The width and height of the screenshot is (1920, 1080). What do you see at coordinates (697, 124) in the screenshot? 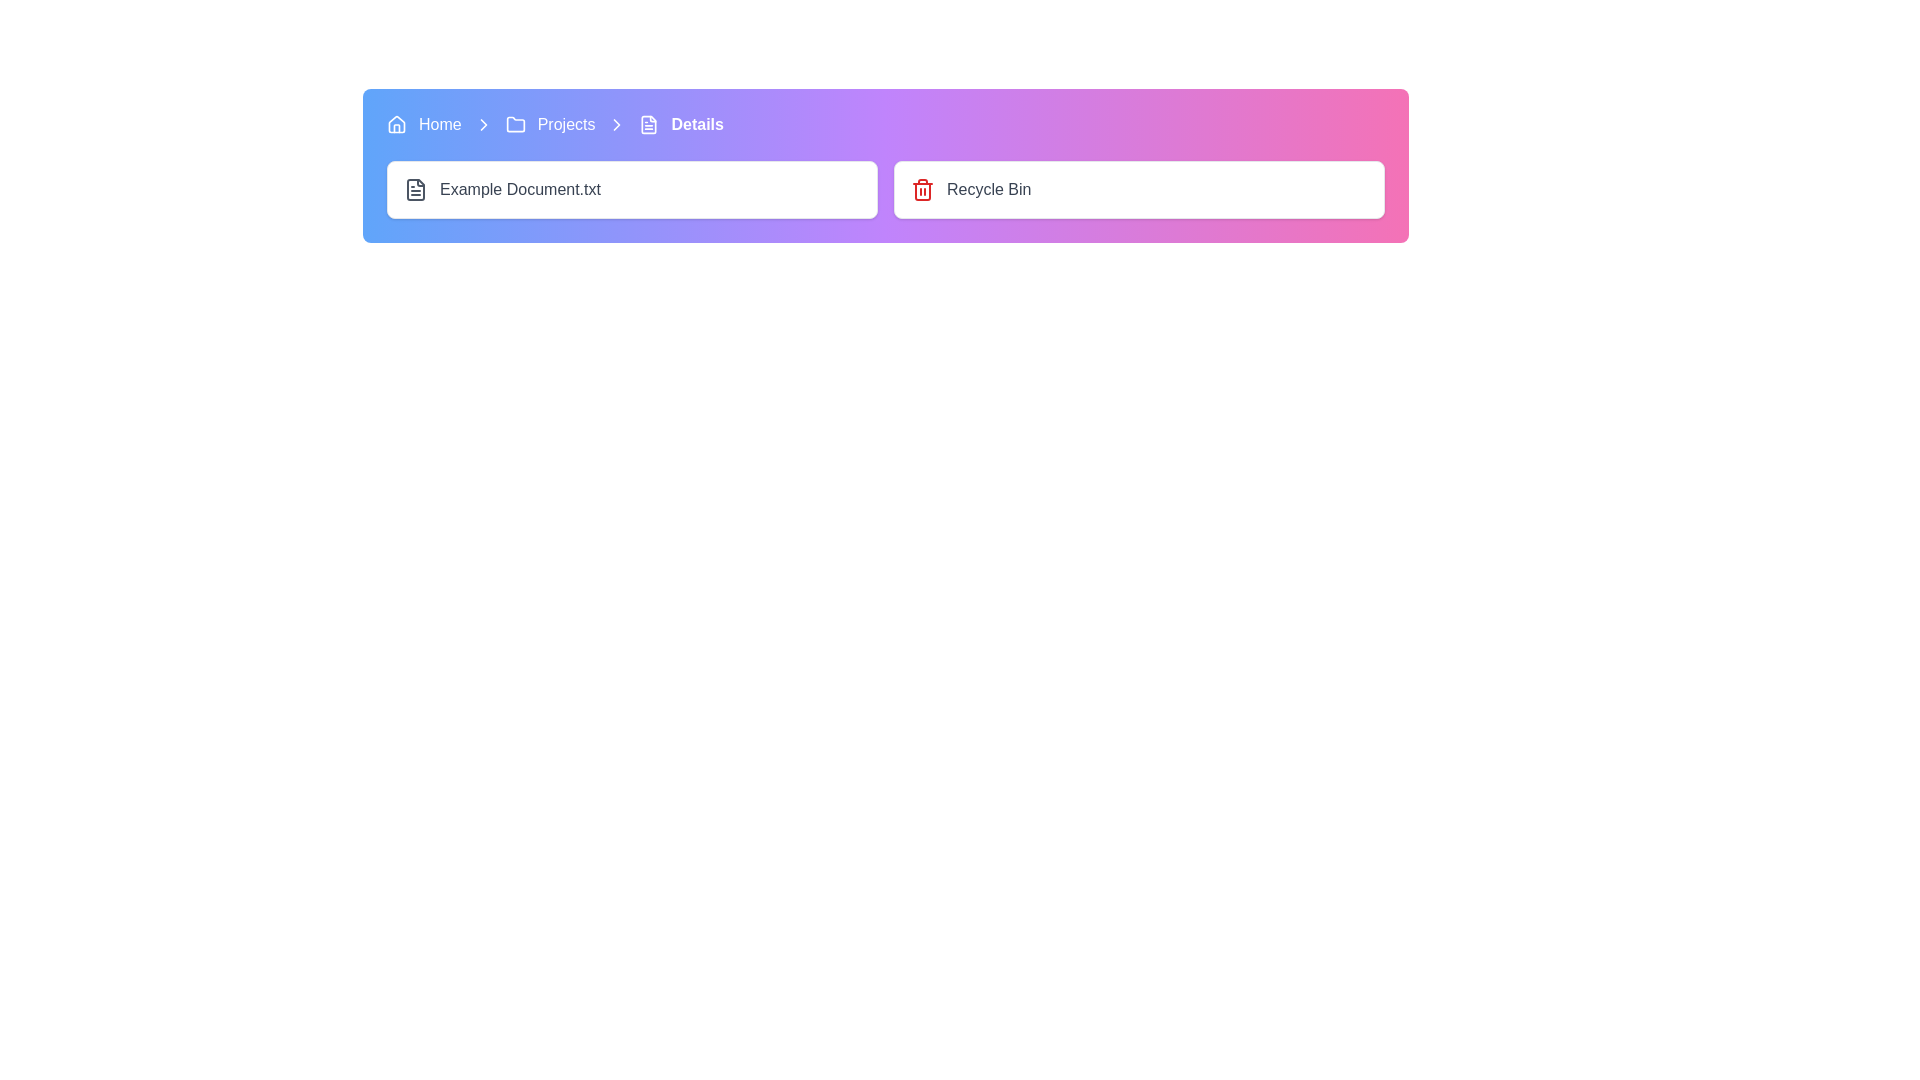
I see `the 'Details' text label in the breadcrumb navigation section, which is bold and white, positioned after the 'Projects' label and a right-facing chevron icon` at bounding box center [697, 124].